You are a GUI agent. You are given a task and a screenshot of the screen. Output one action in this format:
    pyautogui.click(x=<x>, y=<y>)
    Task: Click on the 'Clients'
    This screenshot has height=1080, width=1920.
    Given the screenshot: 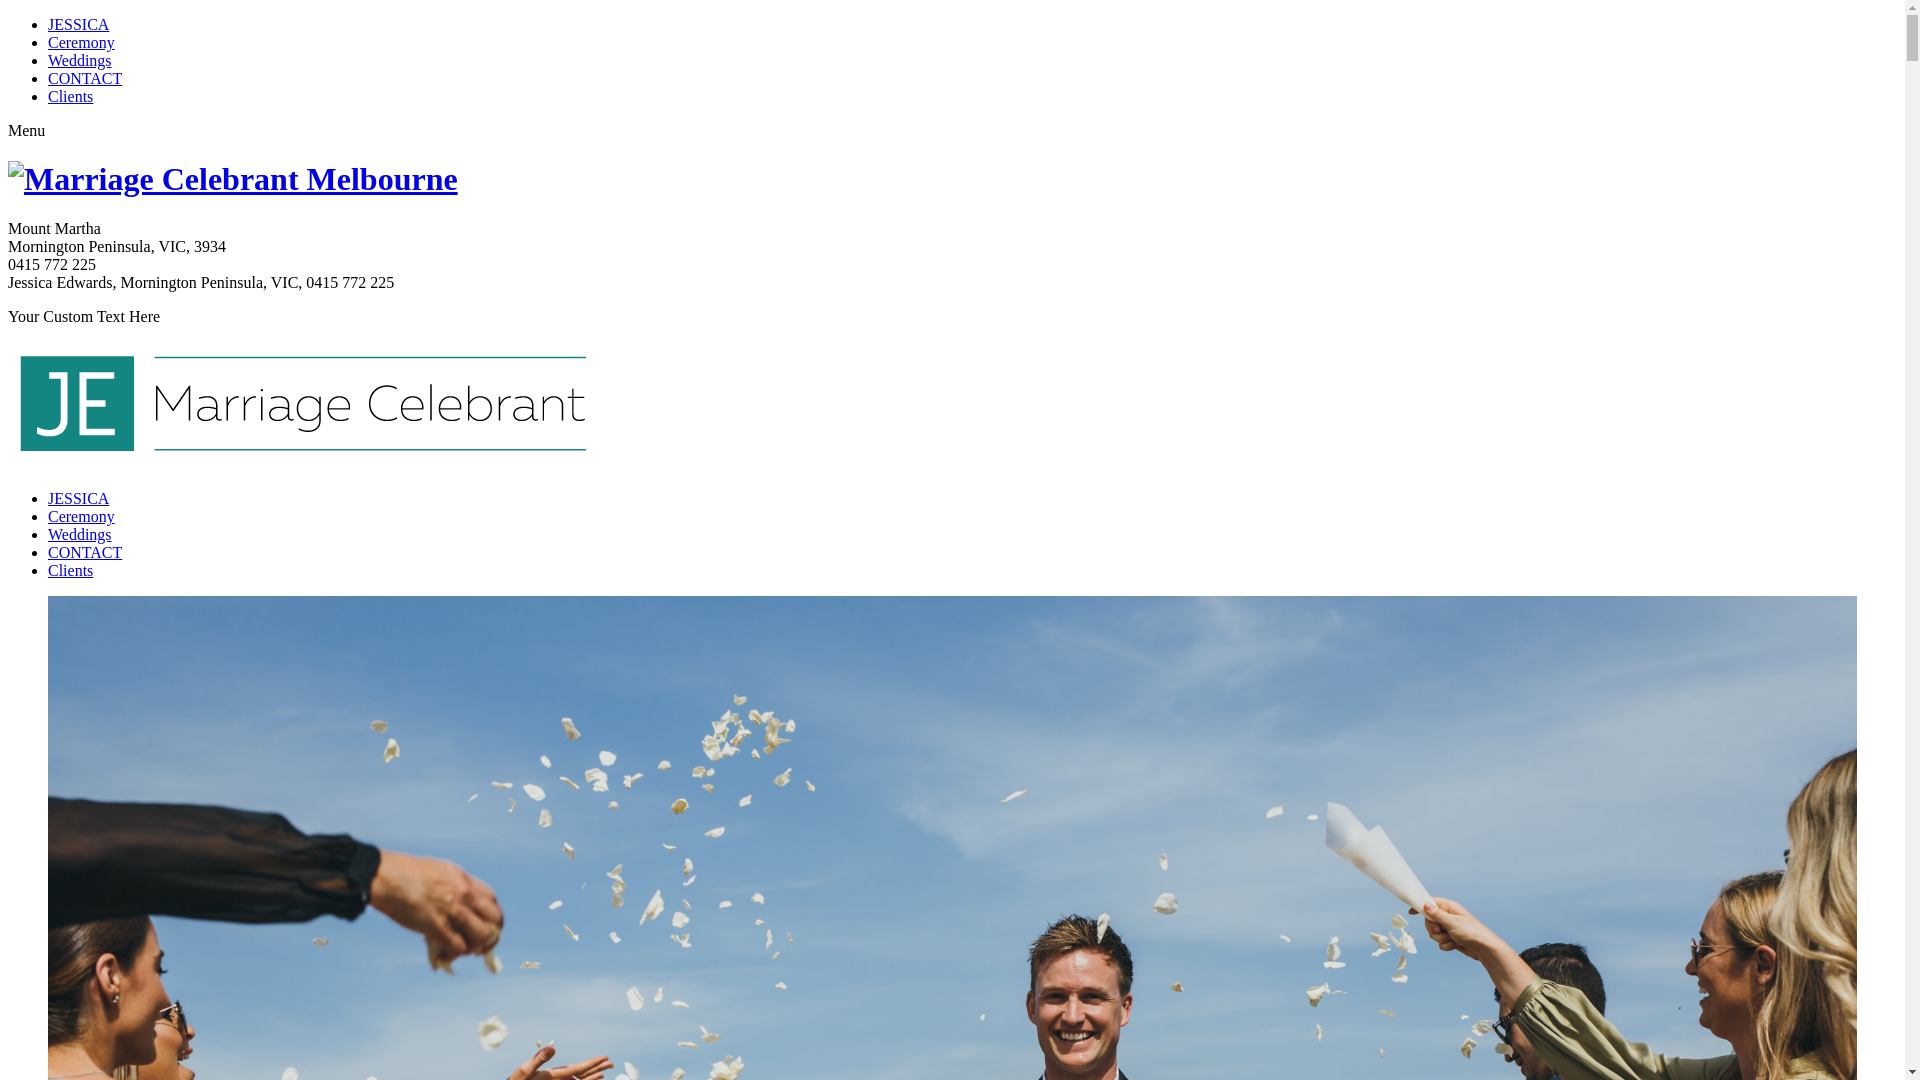 What is the action you would take?
    pyautogui.click(x=70, y=96)
    